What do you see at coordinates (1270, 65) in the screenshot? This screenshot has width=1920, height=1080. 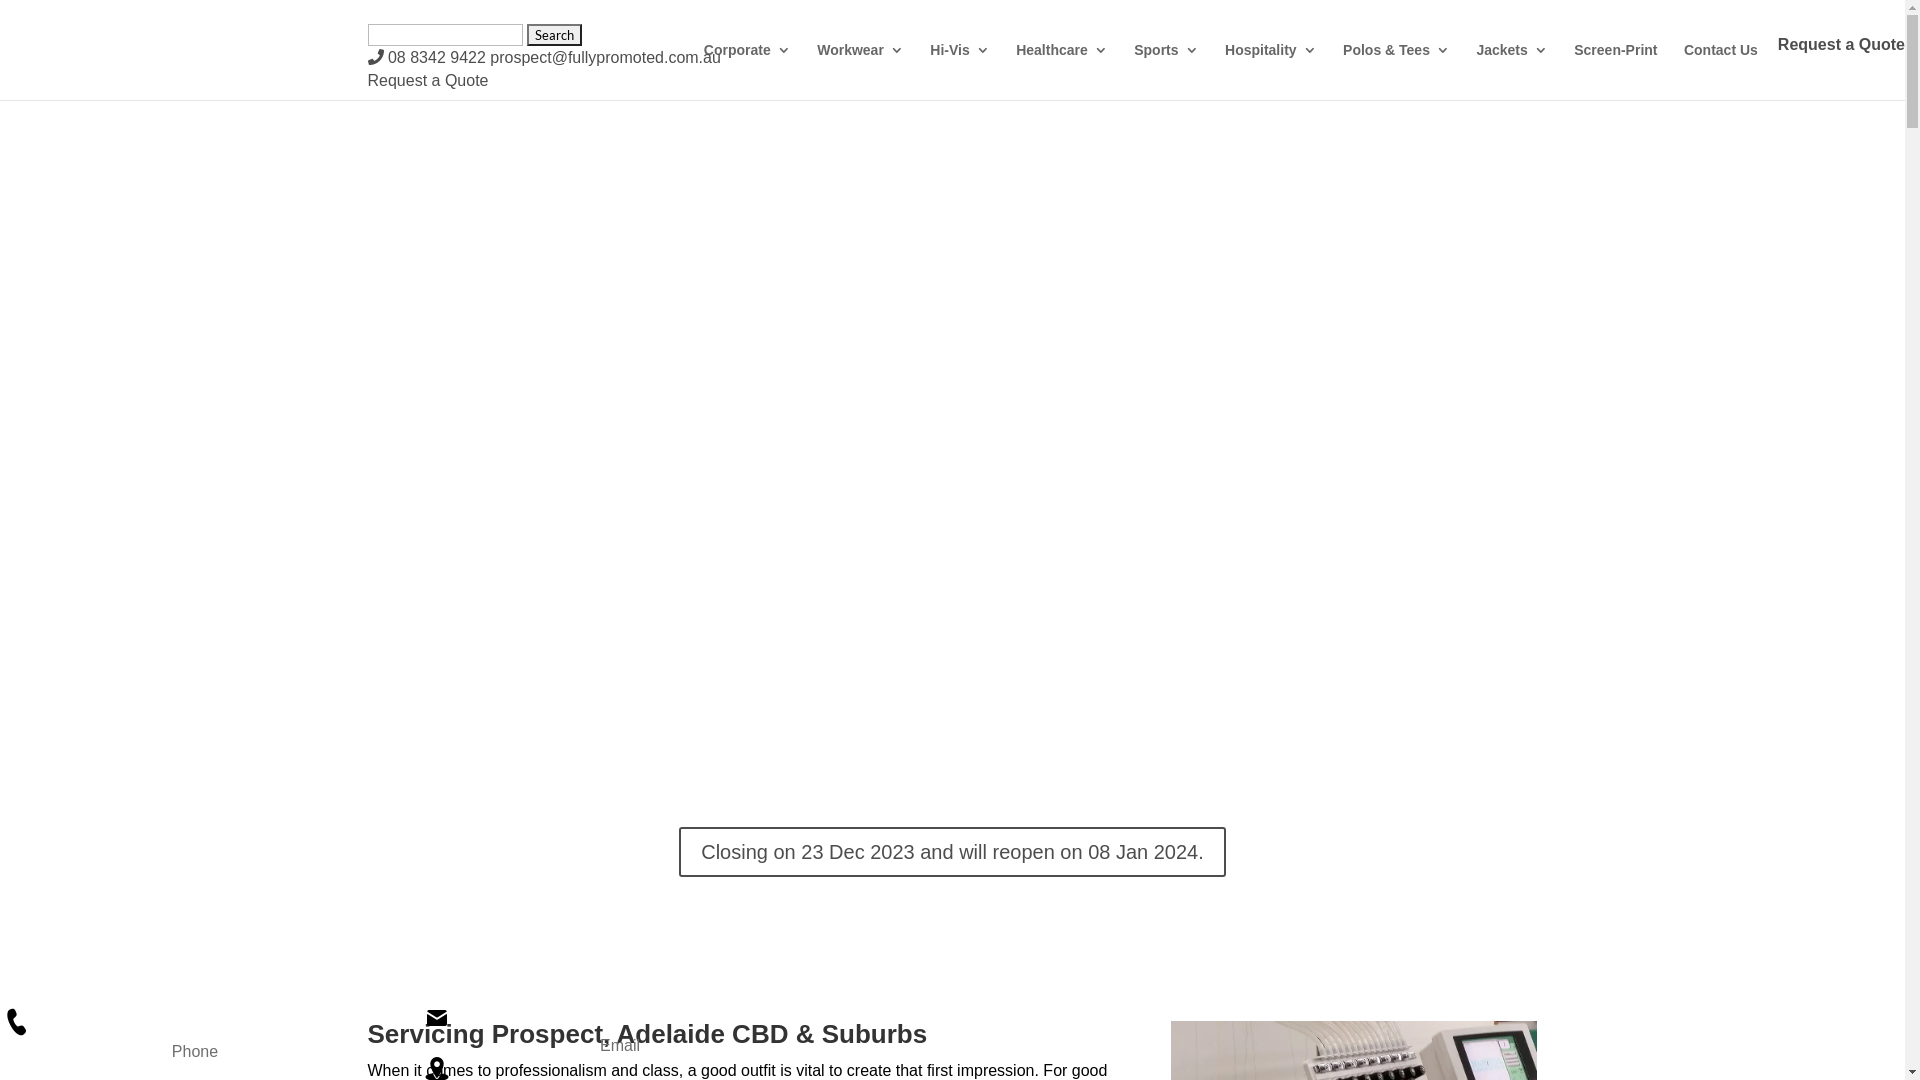 I see `'Hospitality'` at bounding box center [1270, 65].